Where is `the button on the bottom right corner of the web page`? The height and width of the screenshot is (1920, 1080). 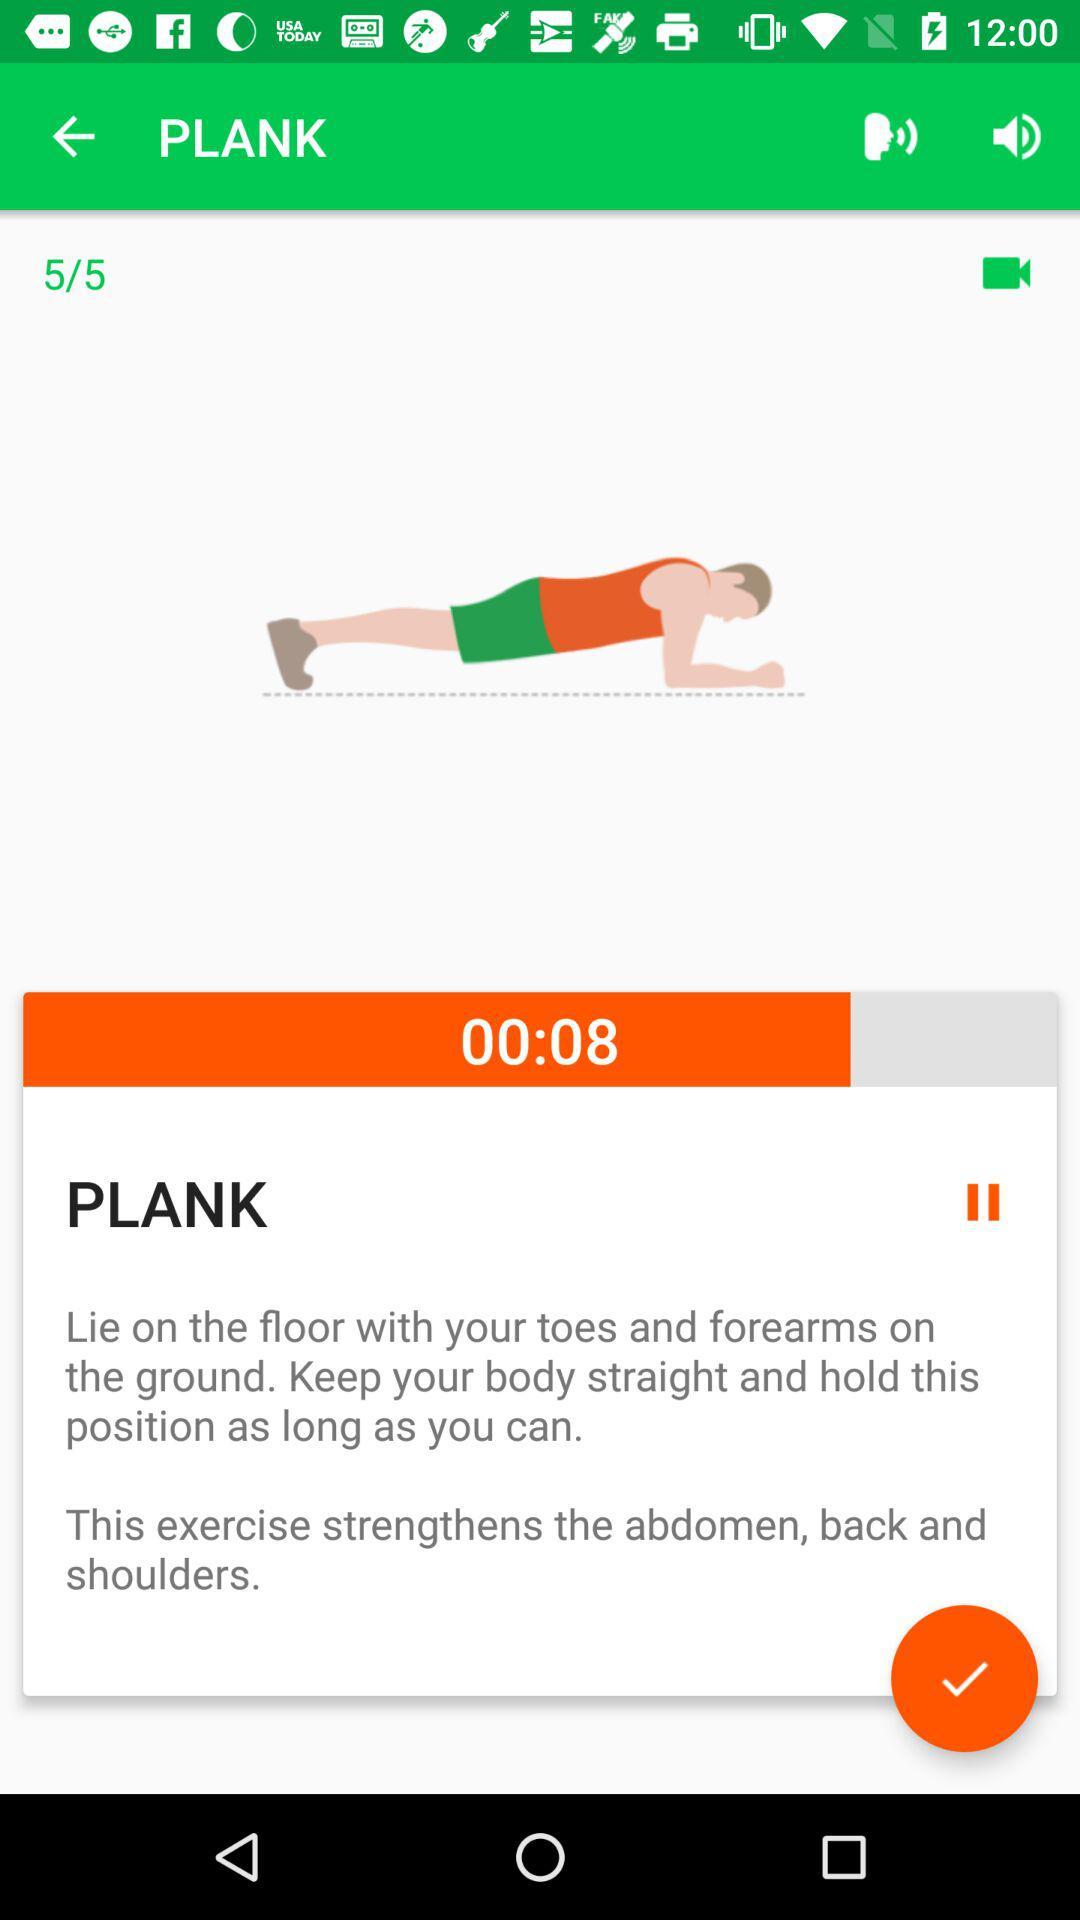 the button on the bottom right corner of the web page is located at coordinates (963, 1678).